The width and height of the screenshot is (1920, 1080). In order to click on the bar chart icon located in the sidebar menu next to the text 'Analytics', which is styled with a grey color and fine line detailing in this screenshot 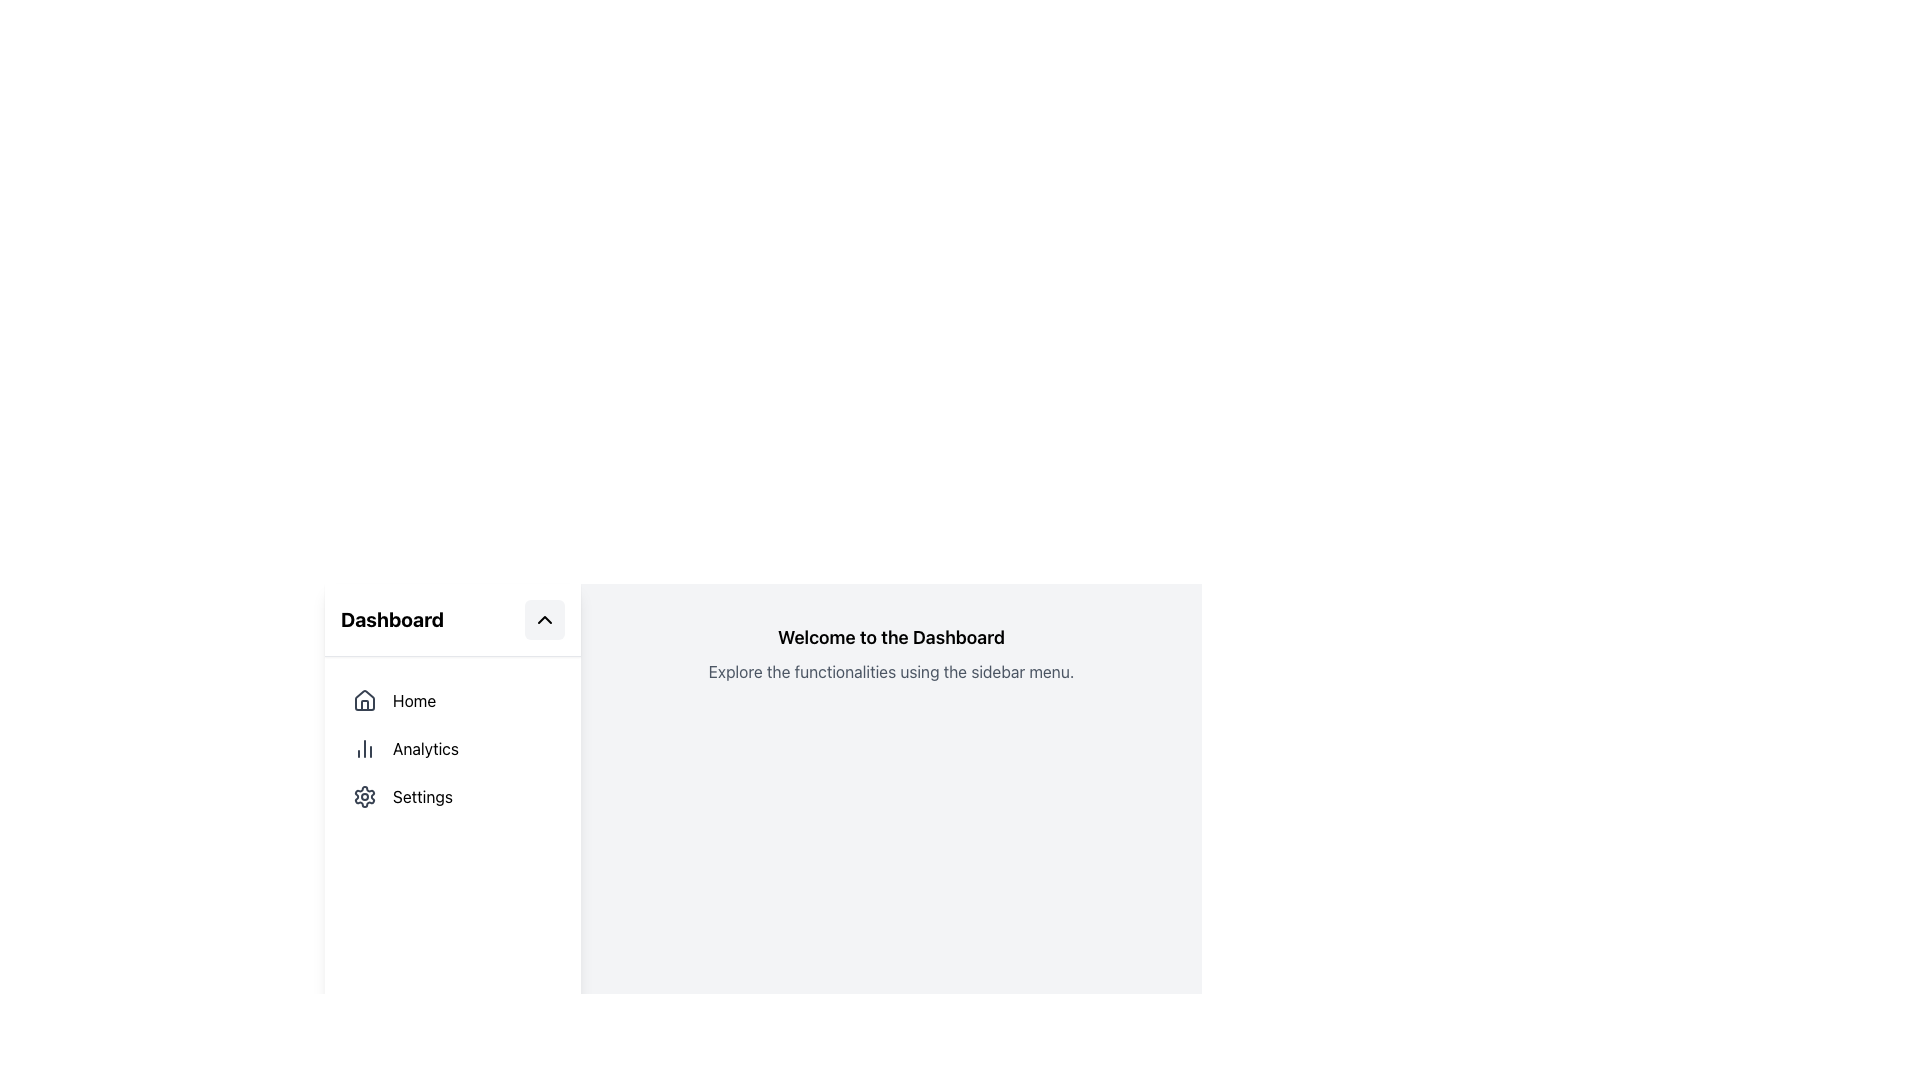, I will do `click(364, 748)`.